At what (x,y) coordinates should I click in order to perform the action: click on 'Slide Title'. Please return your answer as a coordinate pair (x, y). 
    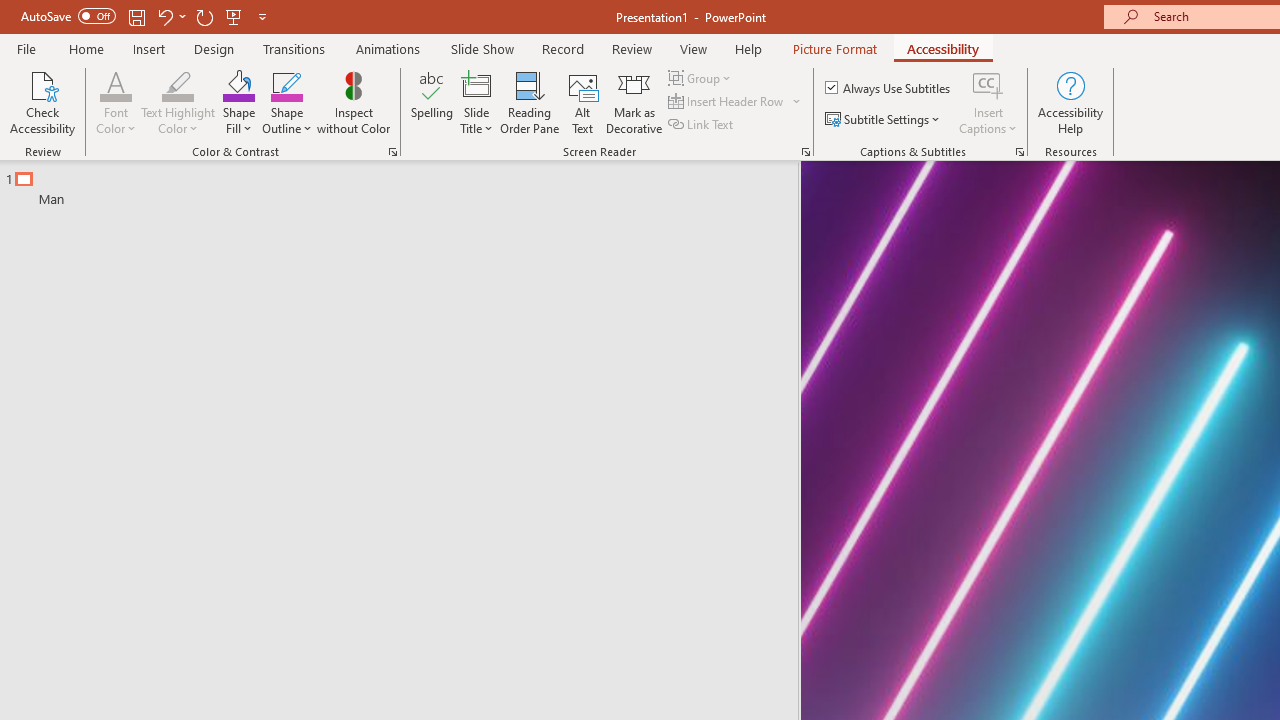
    Looking at the image, I should click on (475, 103).